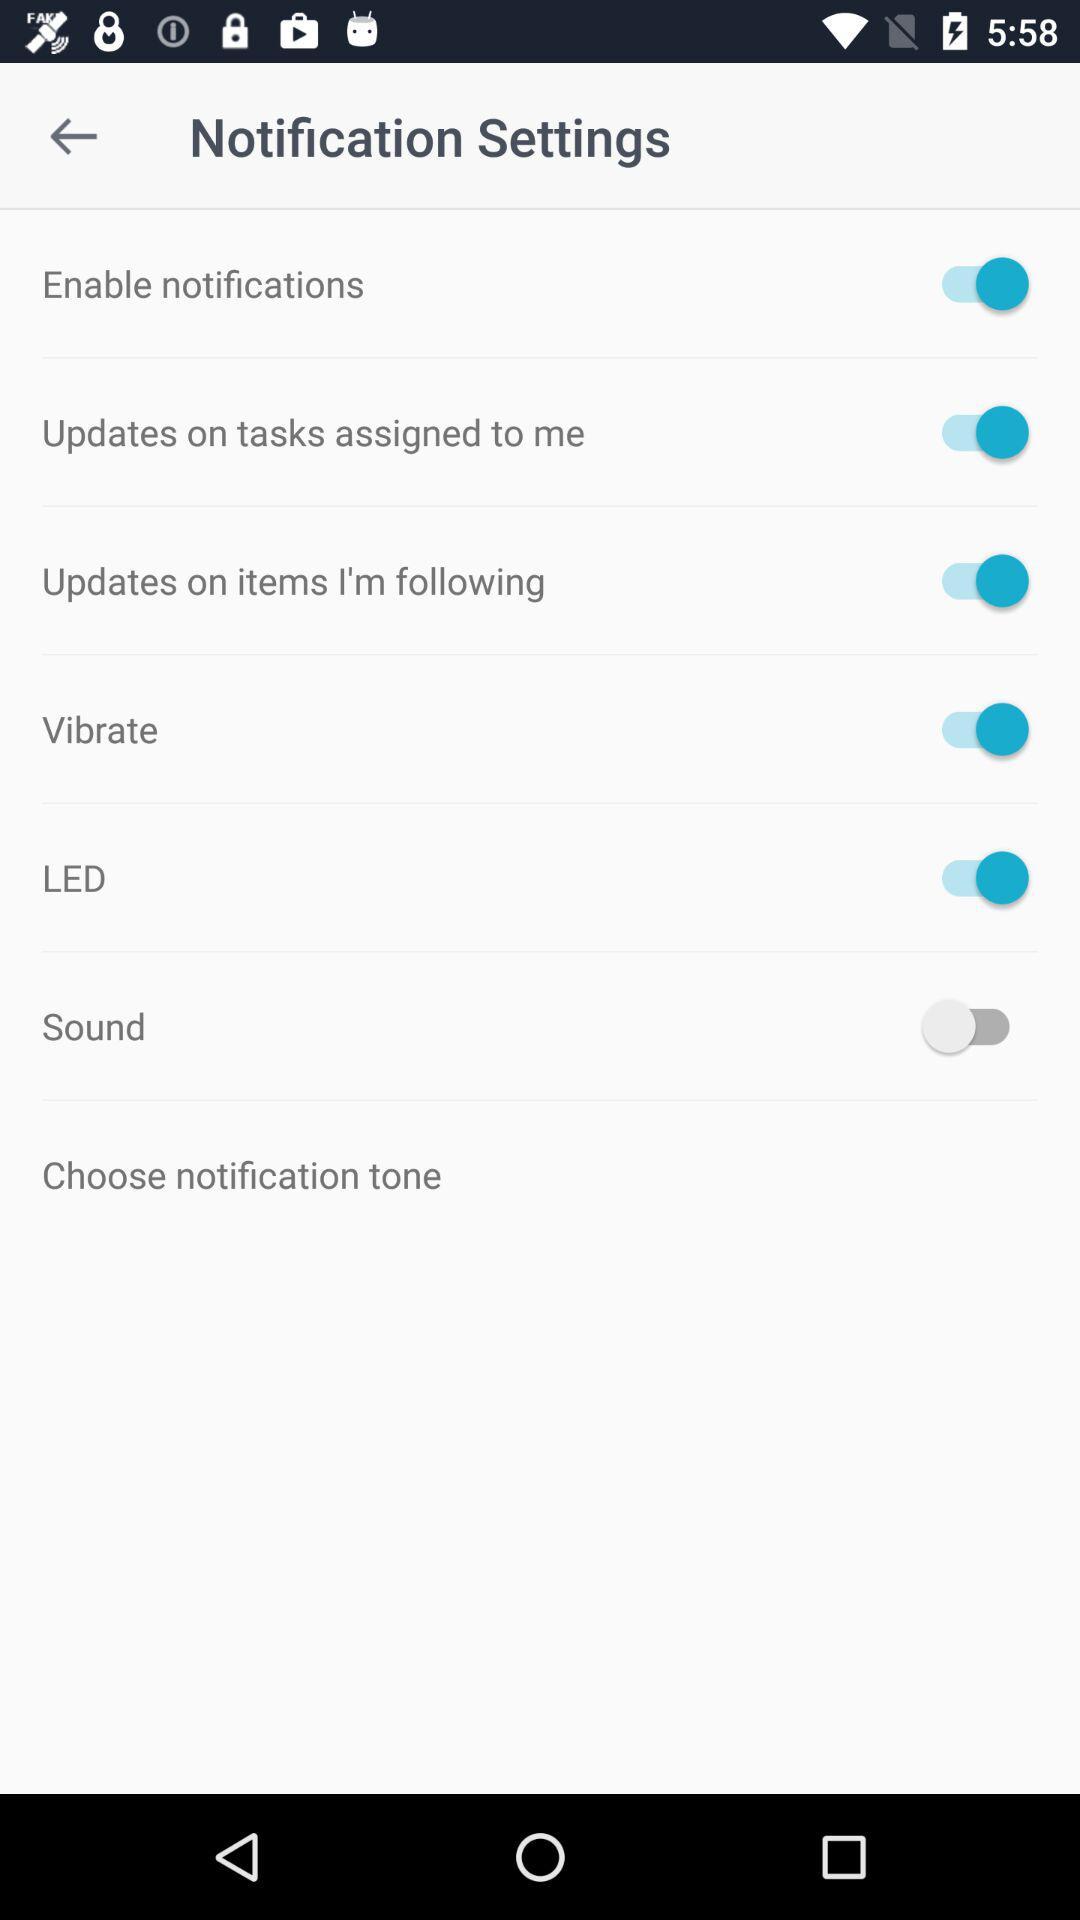 The width and height of the screenshot is (1080, 1920). Describe the element at coordinates (974, 579) in the screenshot. I see `icon to the right of updates on items` at that location.